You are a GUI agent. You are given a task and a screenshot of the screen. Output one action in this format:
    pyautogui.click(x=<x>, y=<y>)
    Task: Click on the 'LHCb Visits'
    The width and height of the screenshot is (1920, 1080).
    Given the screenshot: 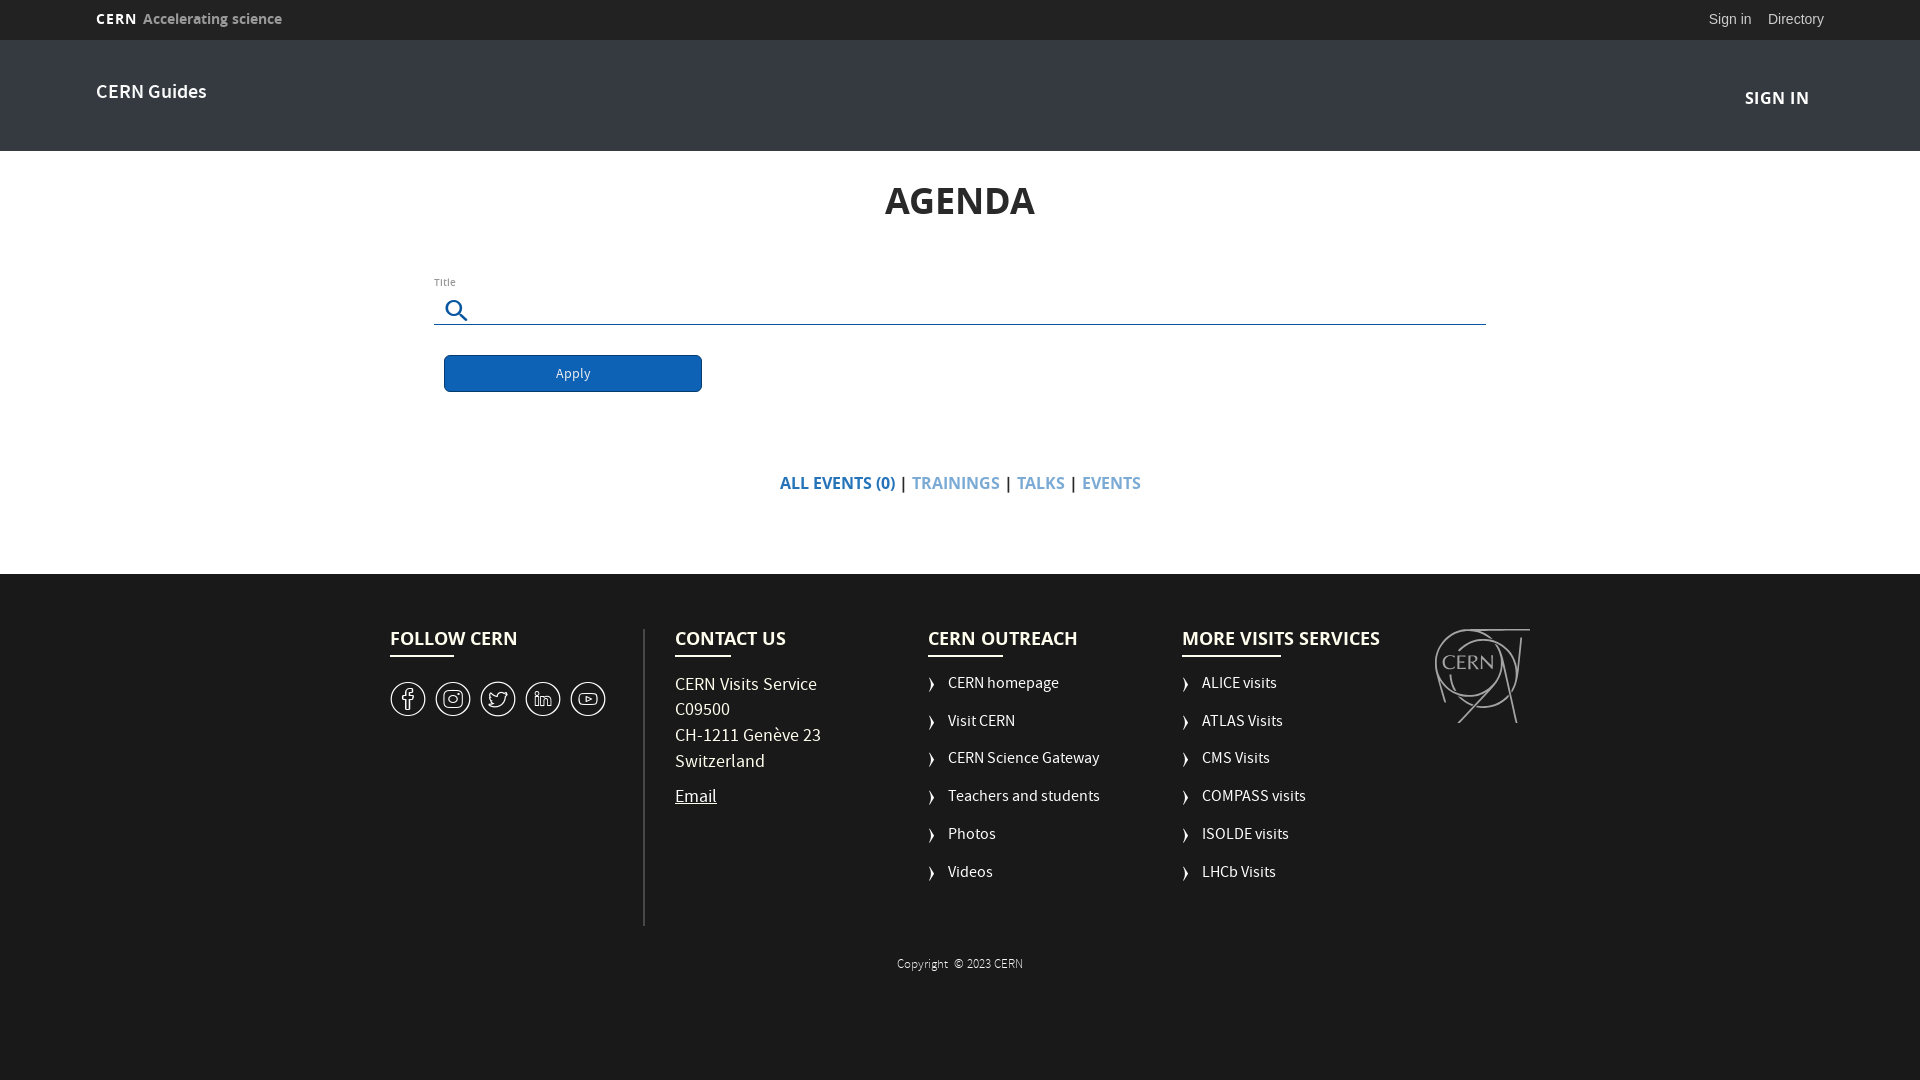 What is the action you would take?
    pyautogui.click(x=1227, y=881)
    